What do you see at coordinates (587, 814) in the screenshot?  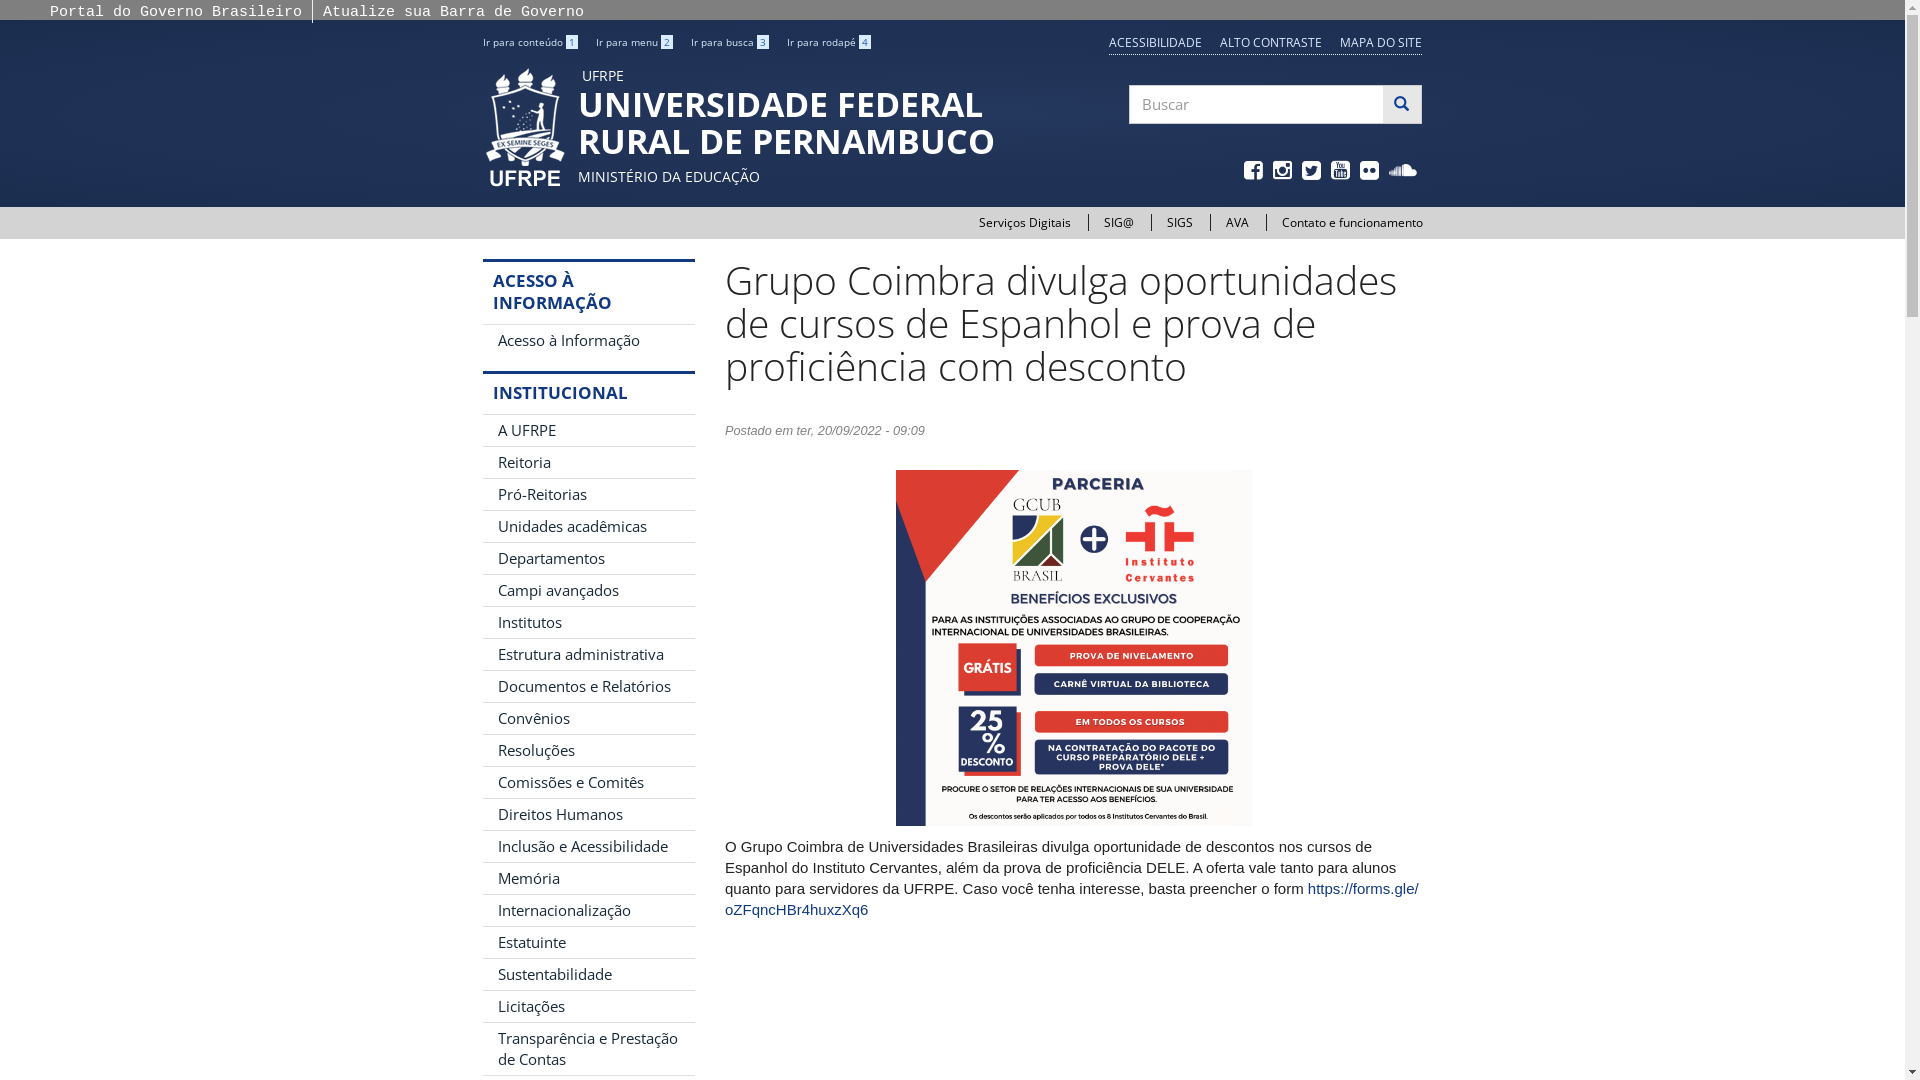 I see `'Direitos Humanos'` at bounding box center [587, 814].